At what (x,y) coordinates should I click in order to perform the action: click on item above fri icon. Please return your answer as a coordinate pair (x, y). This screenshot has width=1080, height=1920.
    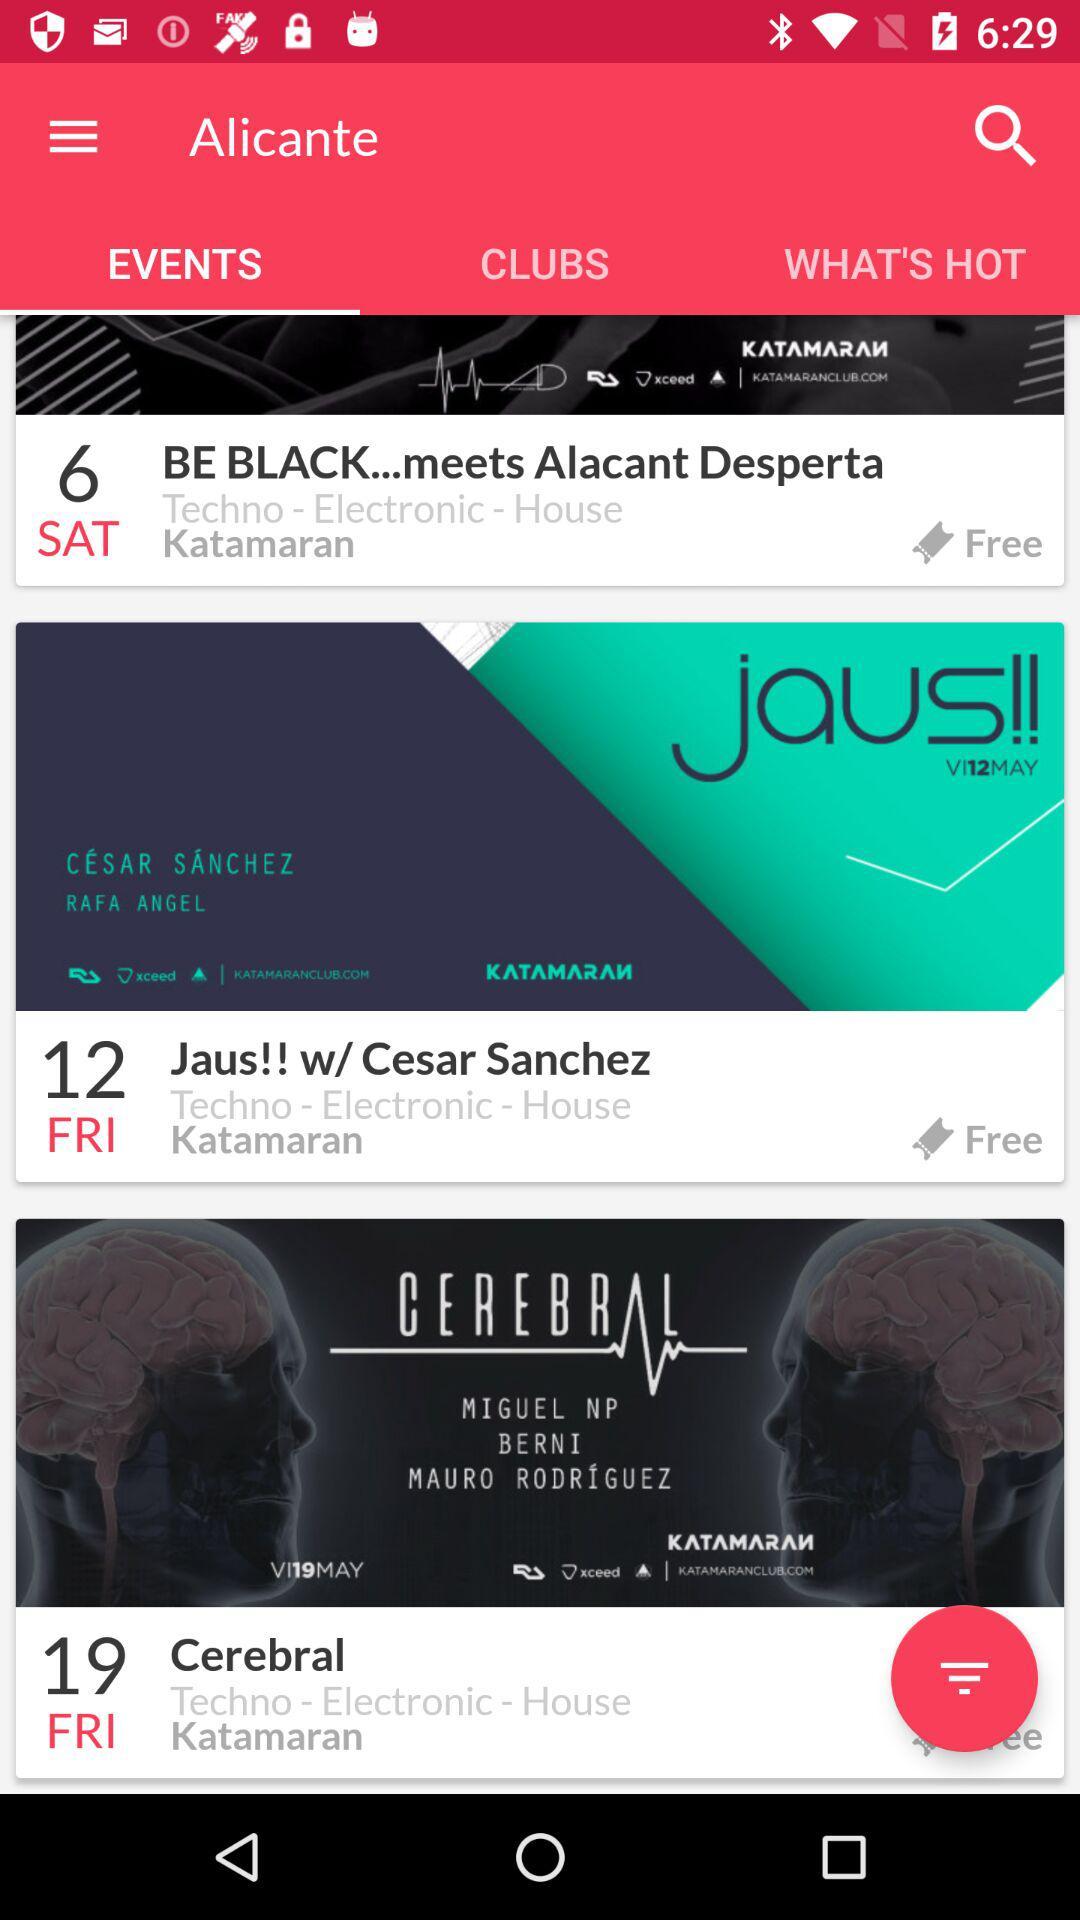
    Looking at the image, I should click on (81, 1668).